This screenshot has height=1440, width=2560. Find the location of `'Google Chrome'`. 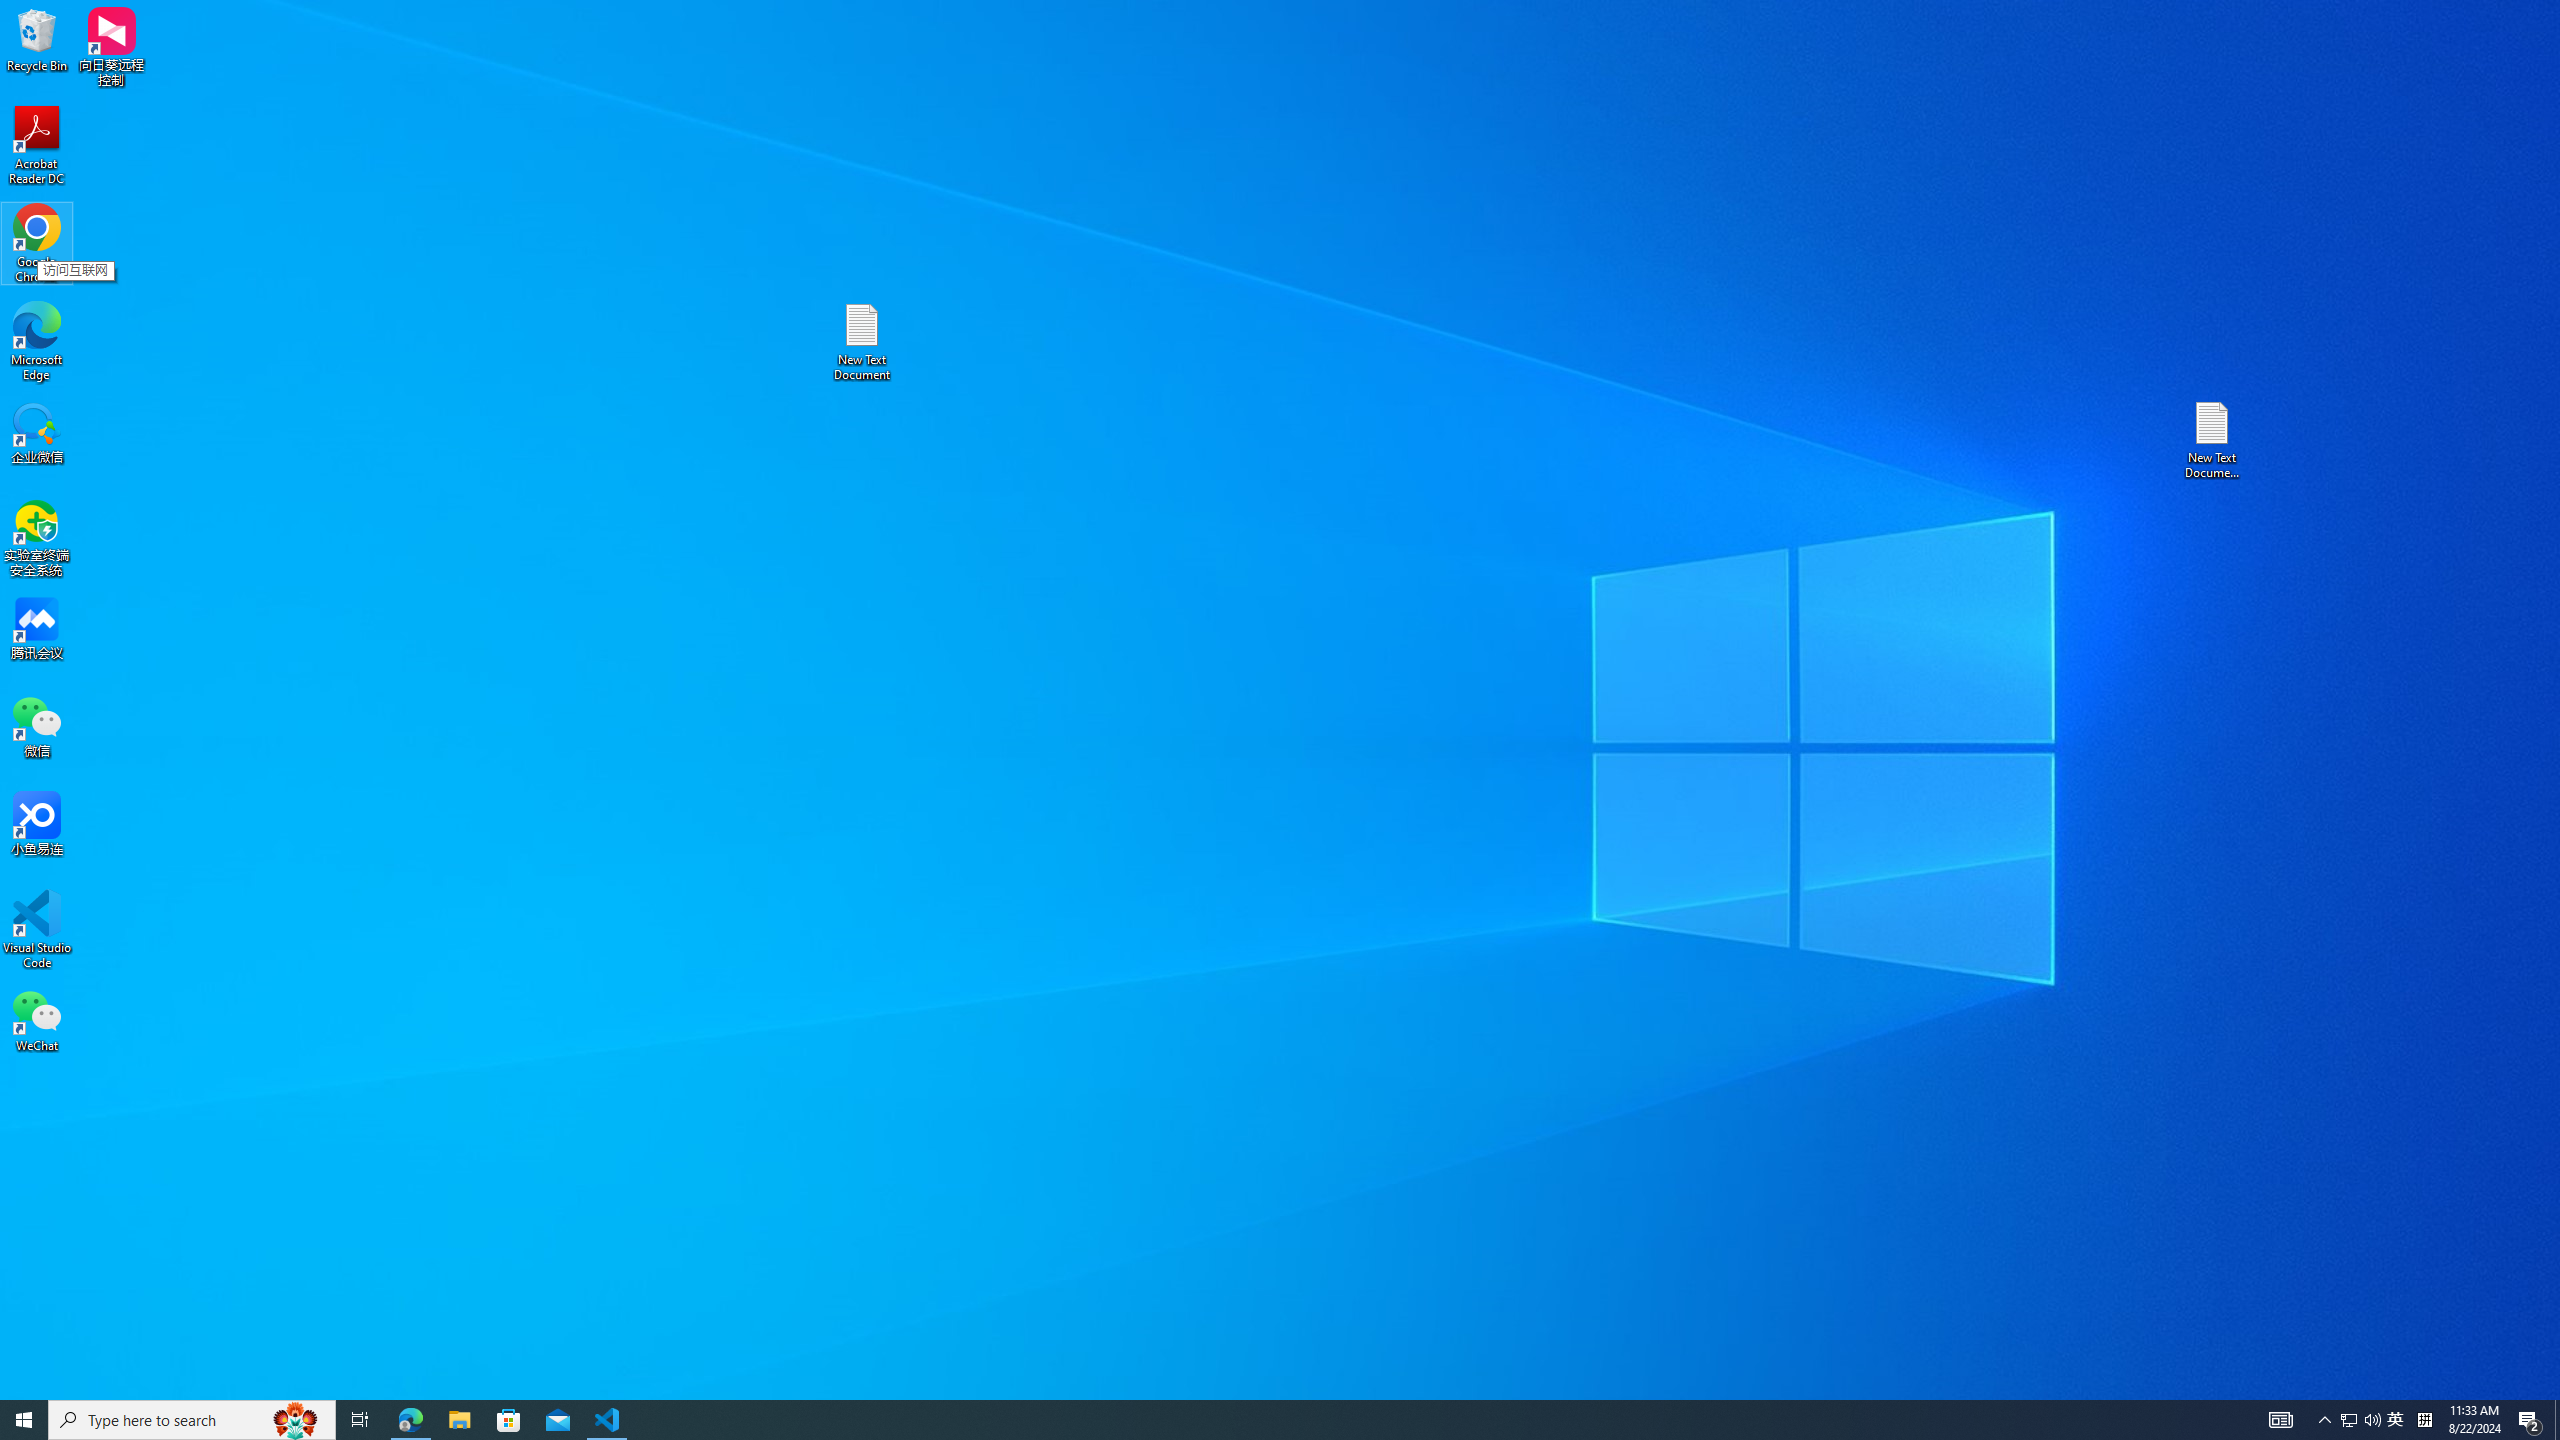

'Google Chrome' is located at coordinates (36, 244).